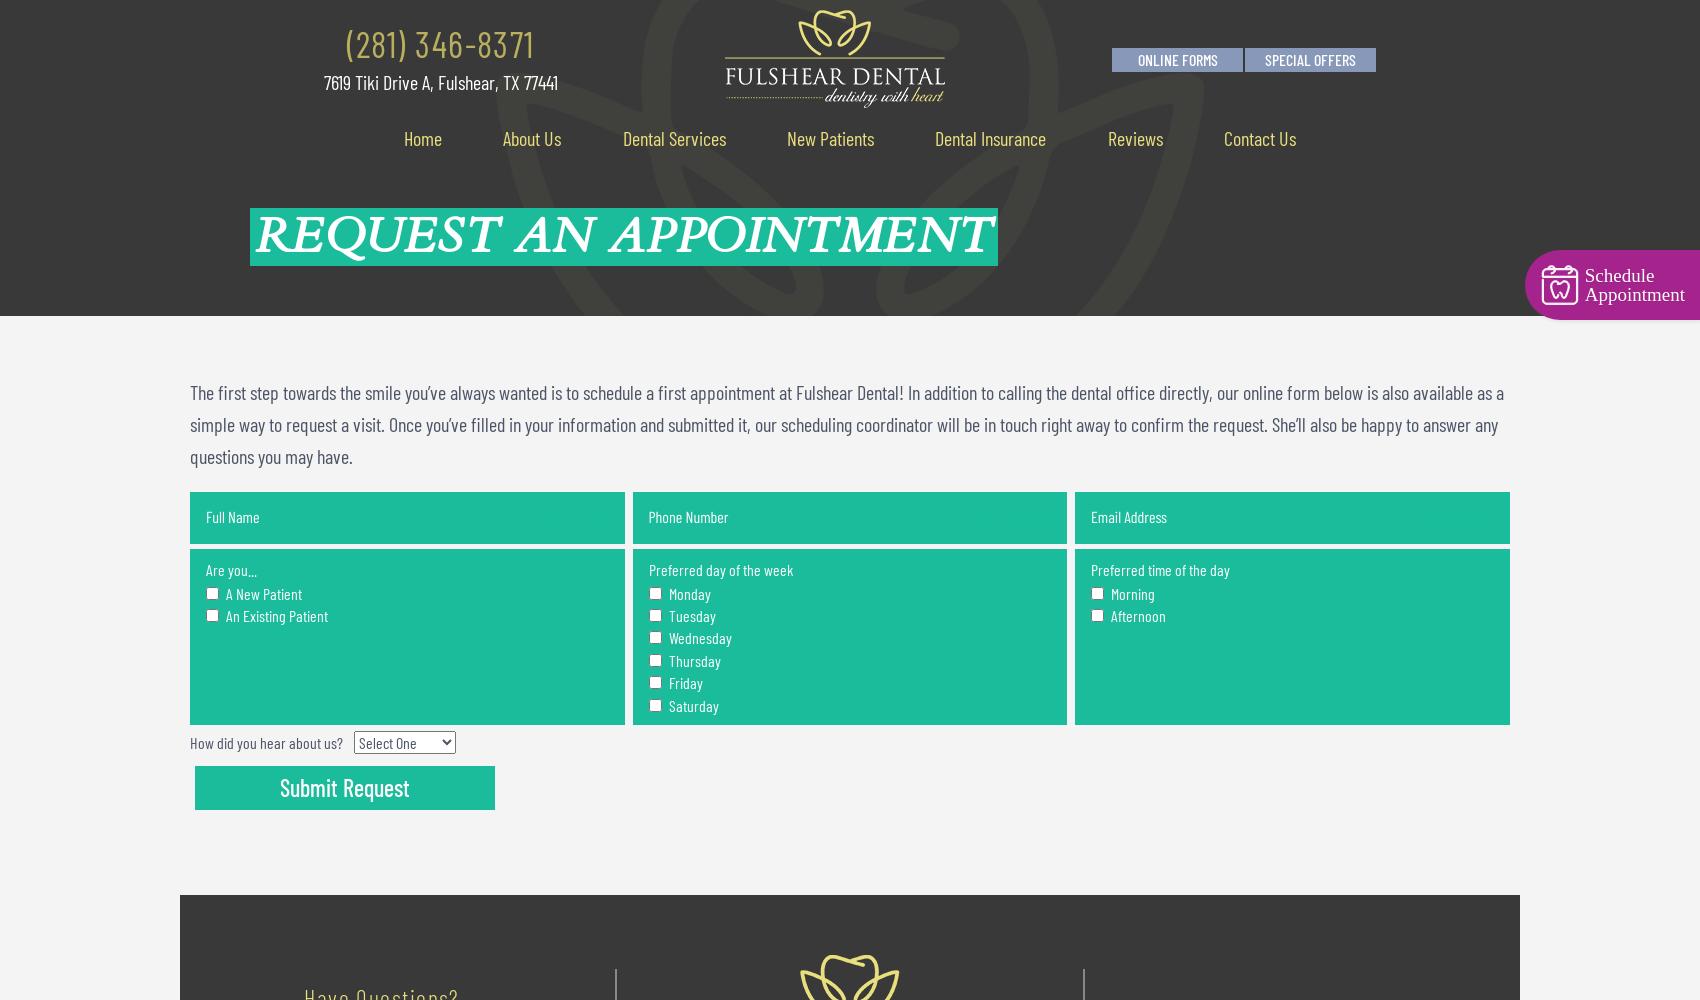  Describe the element at coordinates (343, 786) in the screenshot. I see `'Submit Request'` at that location.